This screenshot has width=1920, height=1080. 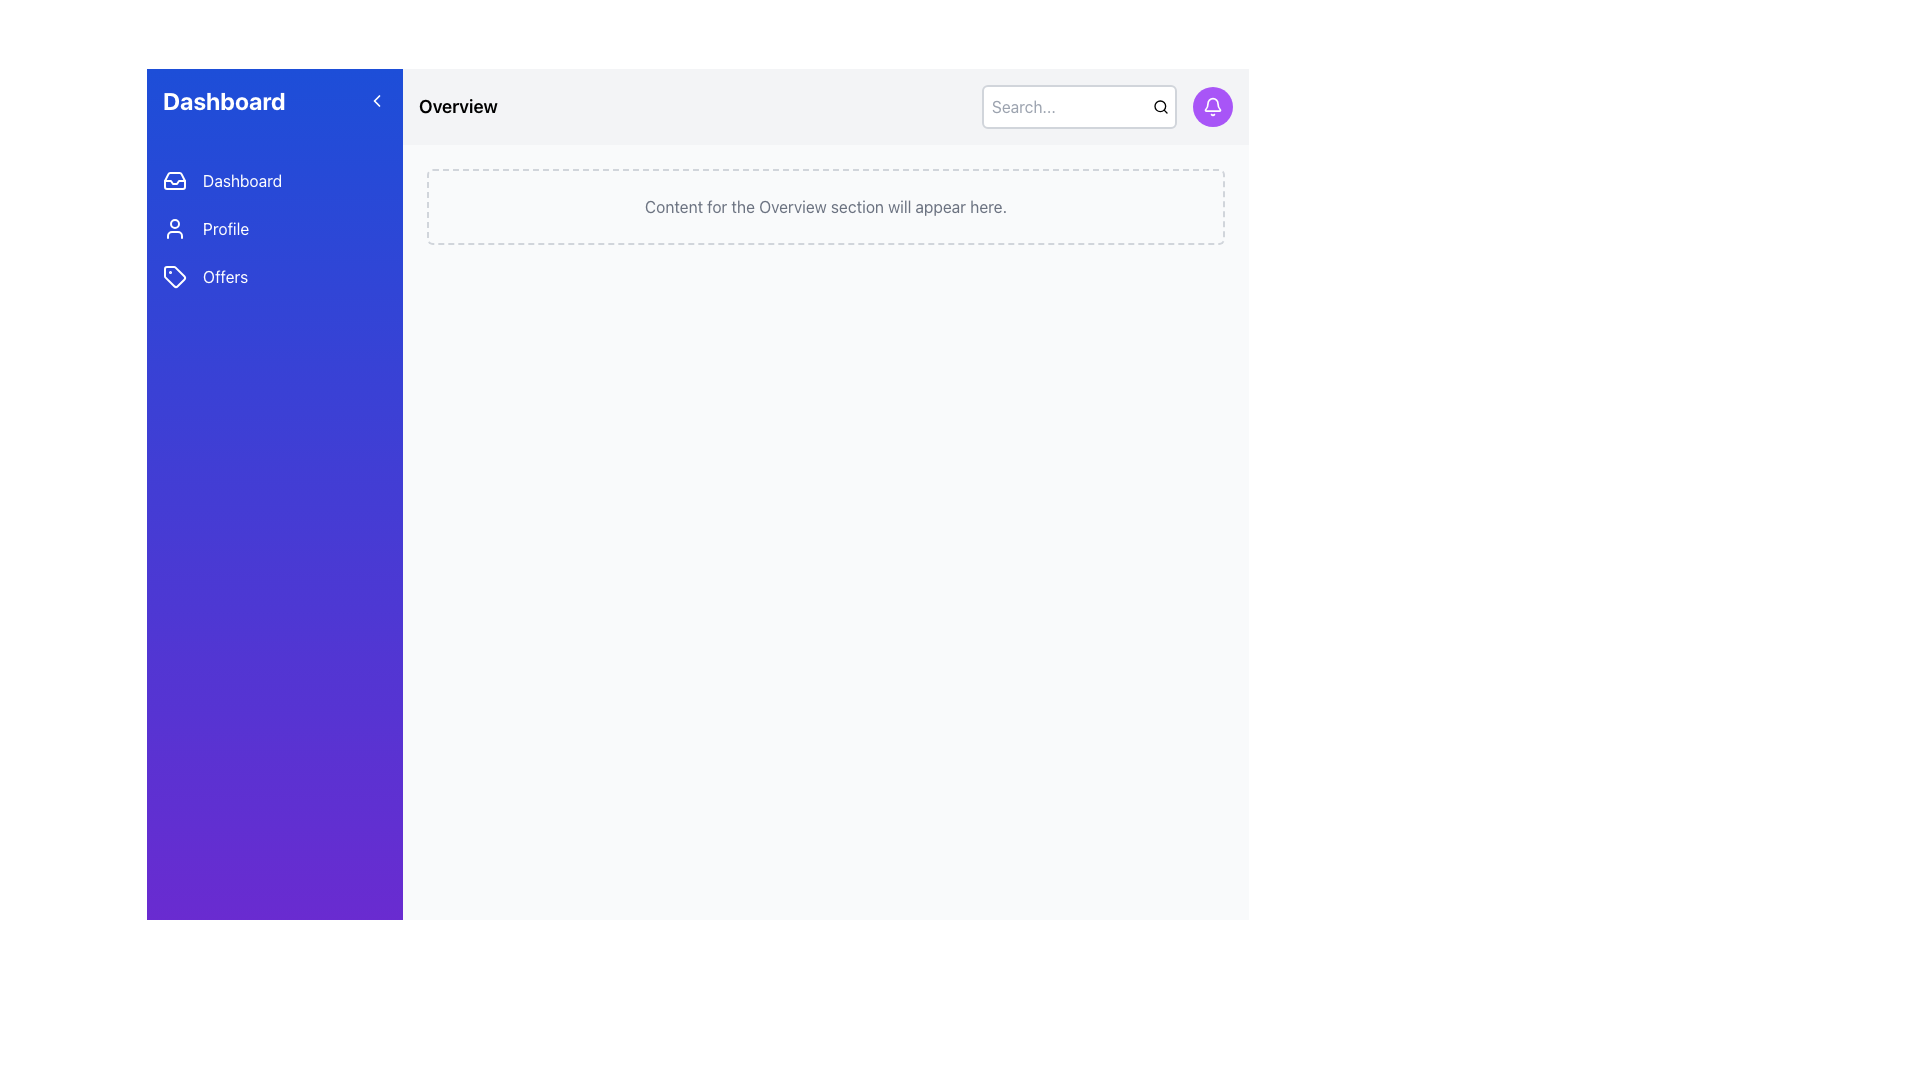 What do you see at coordinates (1212, 107) in the screenshot?
I see `the notification bell icon, which is an outline-style drawing inside a circular purple background located at the top-right corner of the interface` at bounding box center [1212, 107].